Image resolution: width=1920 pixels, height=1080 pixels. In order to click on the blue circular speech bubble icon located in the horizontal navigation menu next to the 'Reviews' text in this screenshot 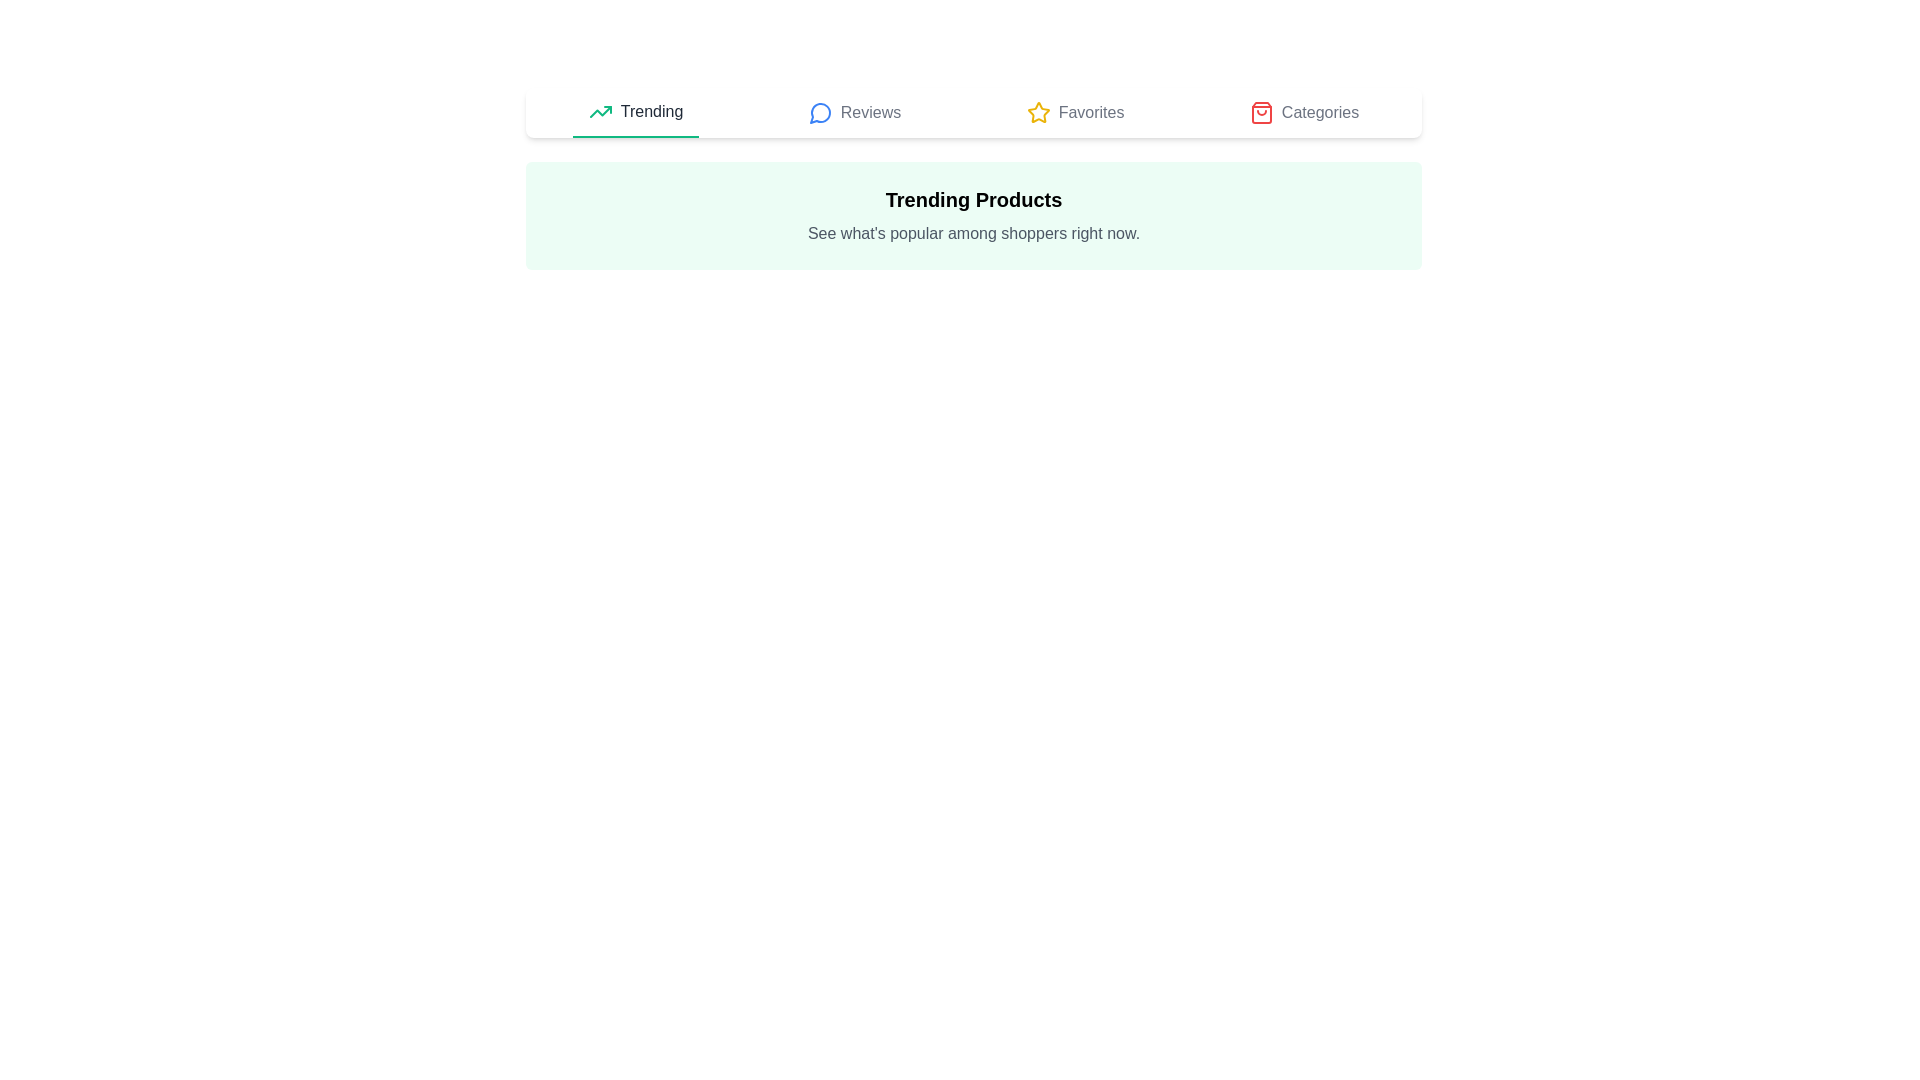, I will do `click(820, 112)`.